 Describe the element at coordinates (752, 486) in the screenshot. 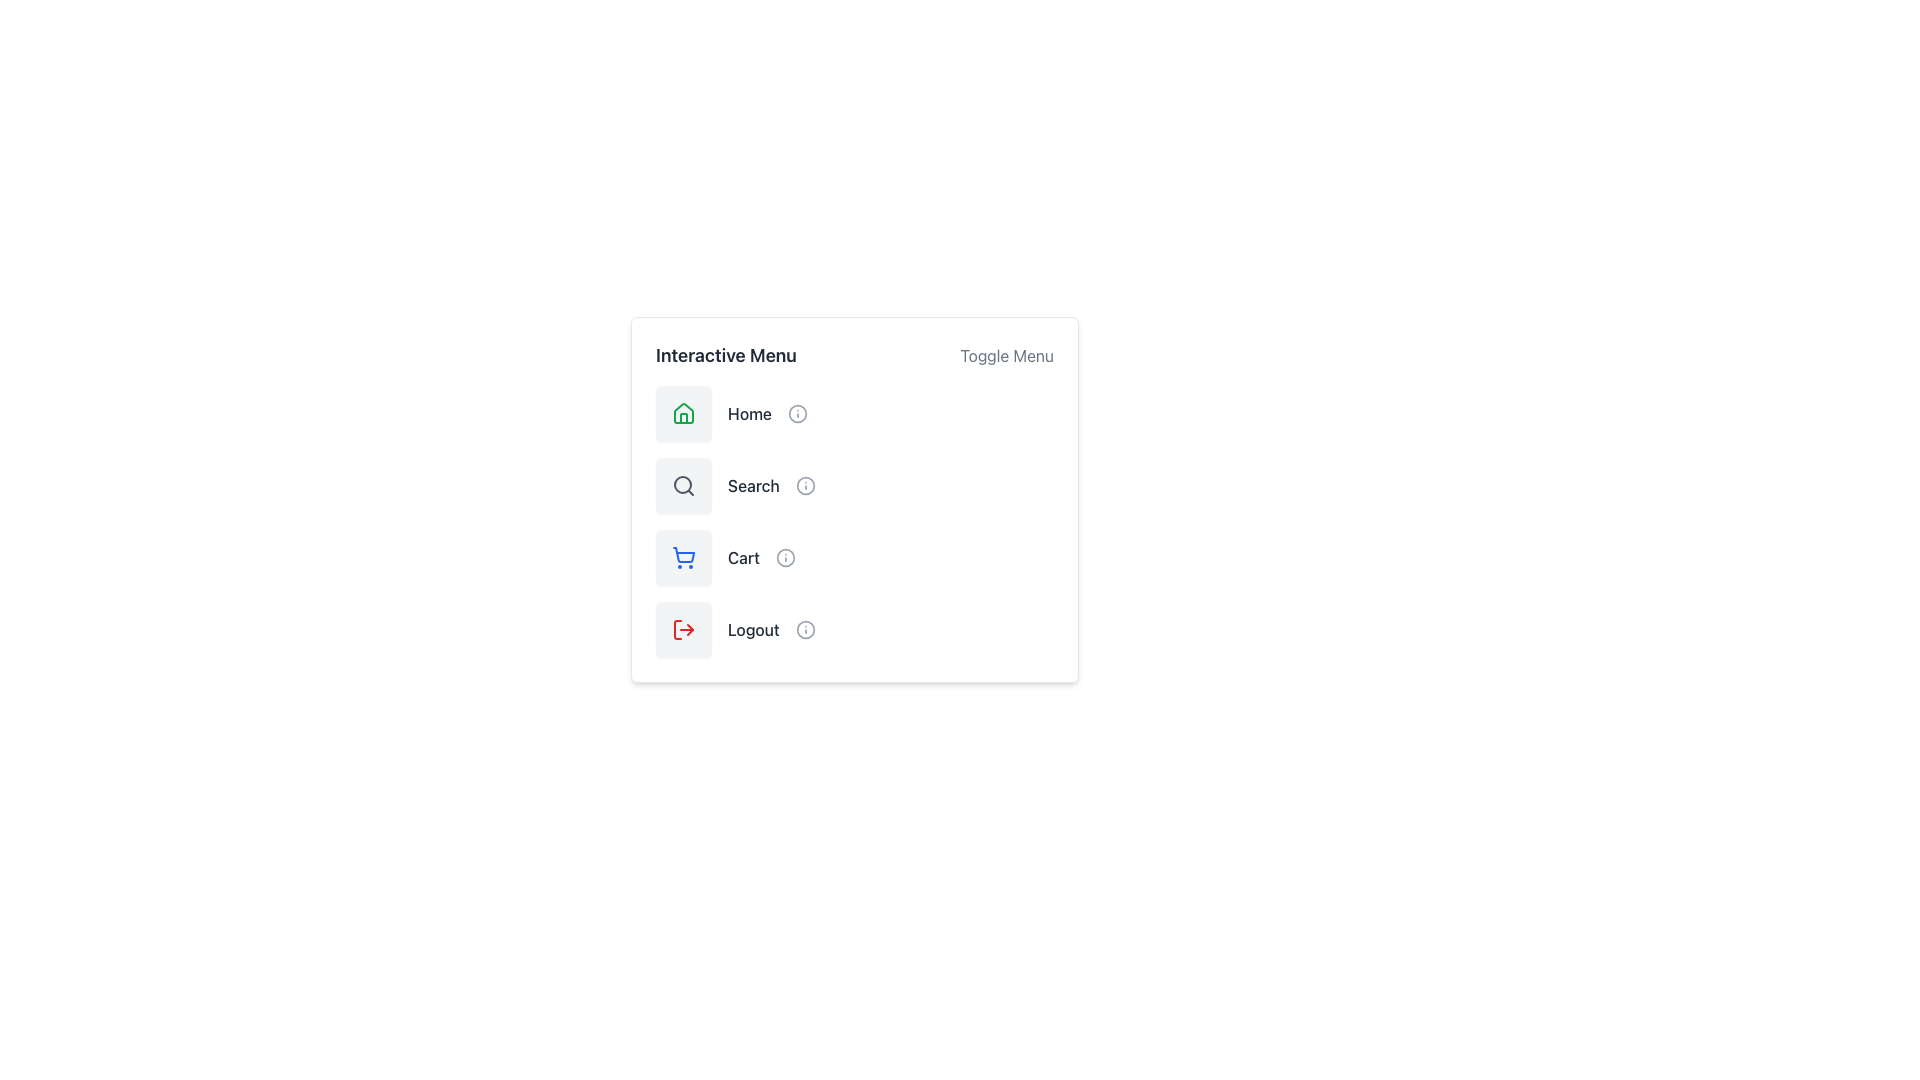

I see `text of the Text Label that serves as a label for the search action, located below the 'Home' label and above the 'Cart' label in the menu layout` at that location.